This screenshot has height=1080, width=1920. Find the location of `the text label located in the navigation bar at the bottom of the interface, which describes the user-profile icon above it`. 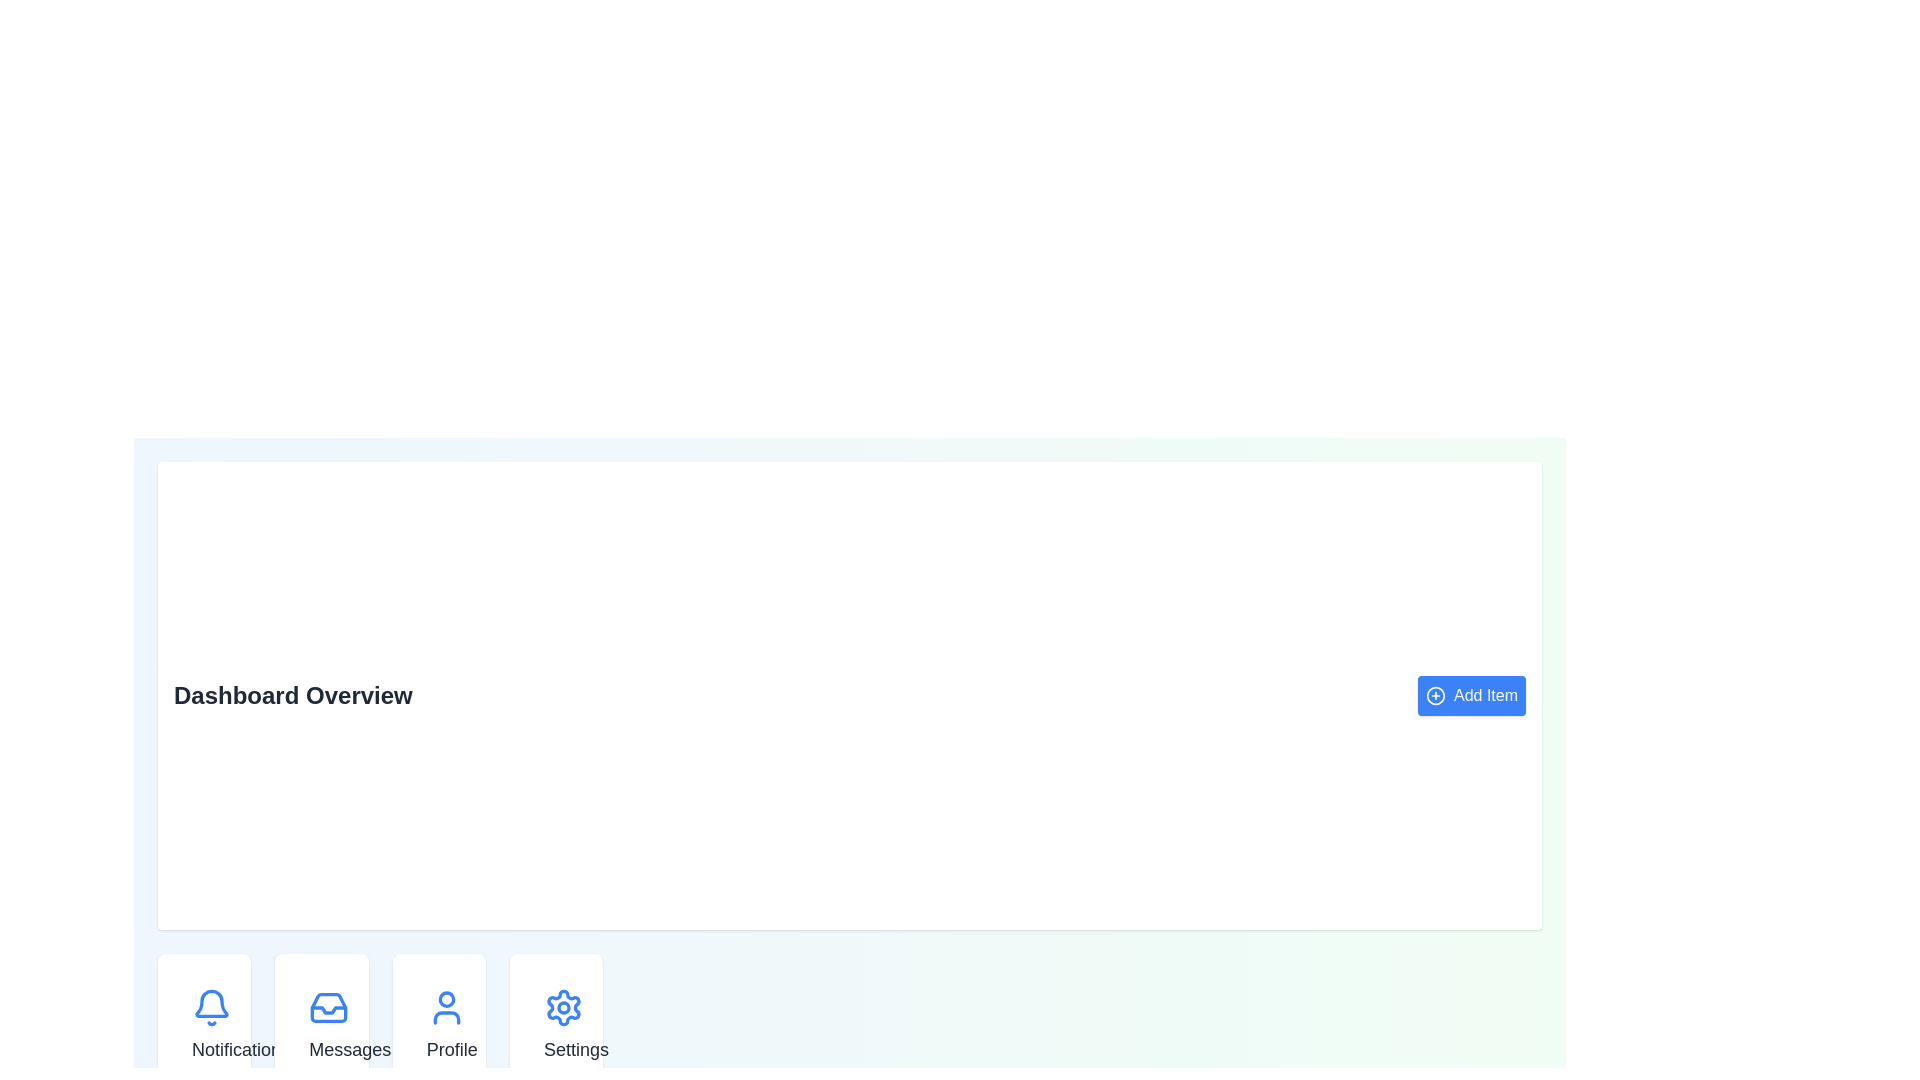

the text label located in the navigation bar at the bottom of the interface, which describes the user-profile icon above it is located at coordinates (451, 1048).